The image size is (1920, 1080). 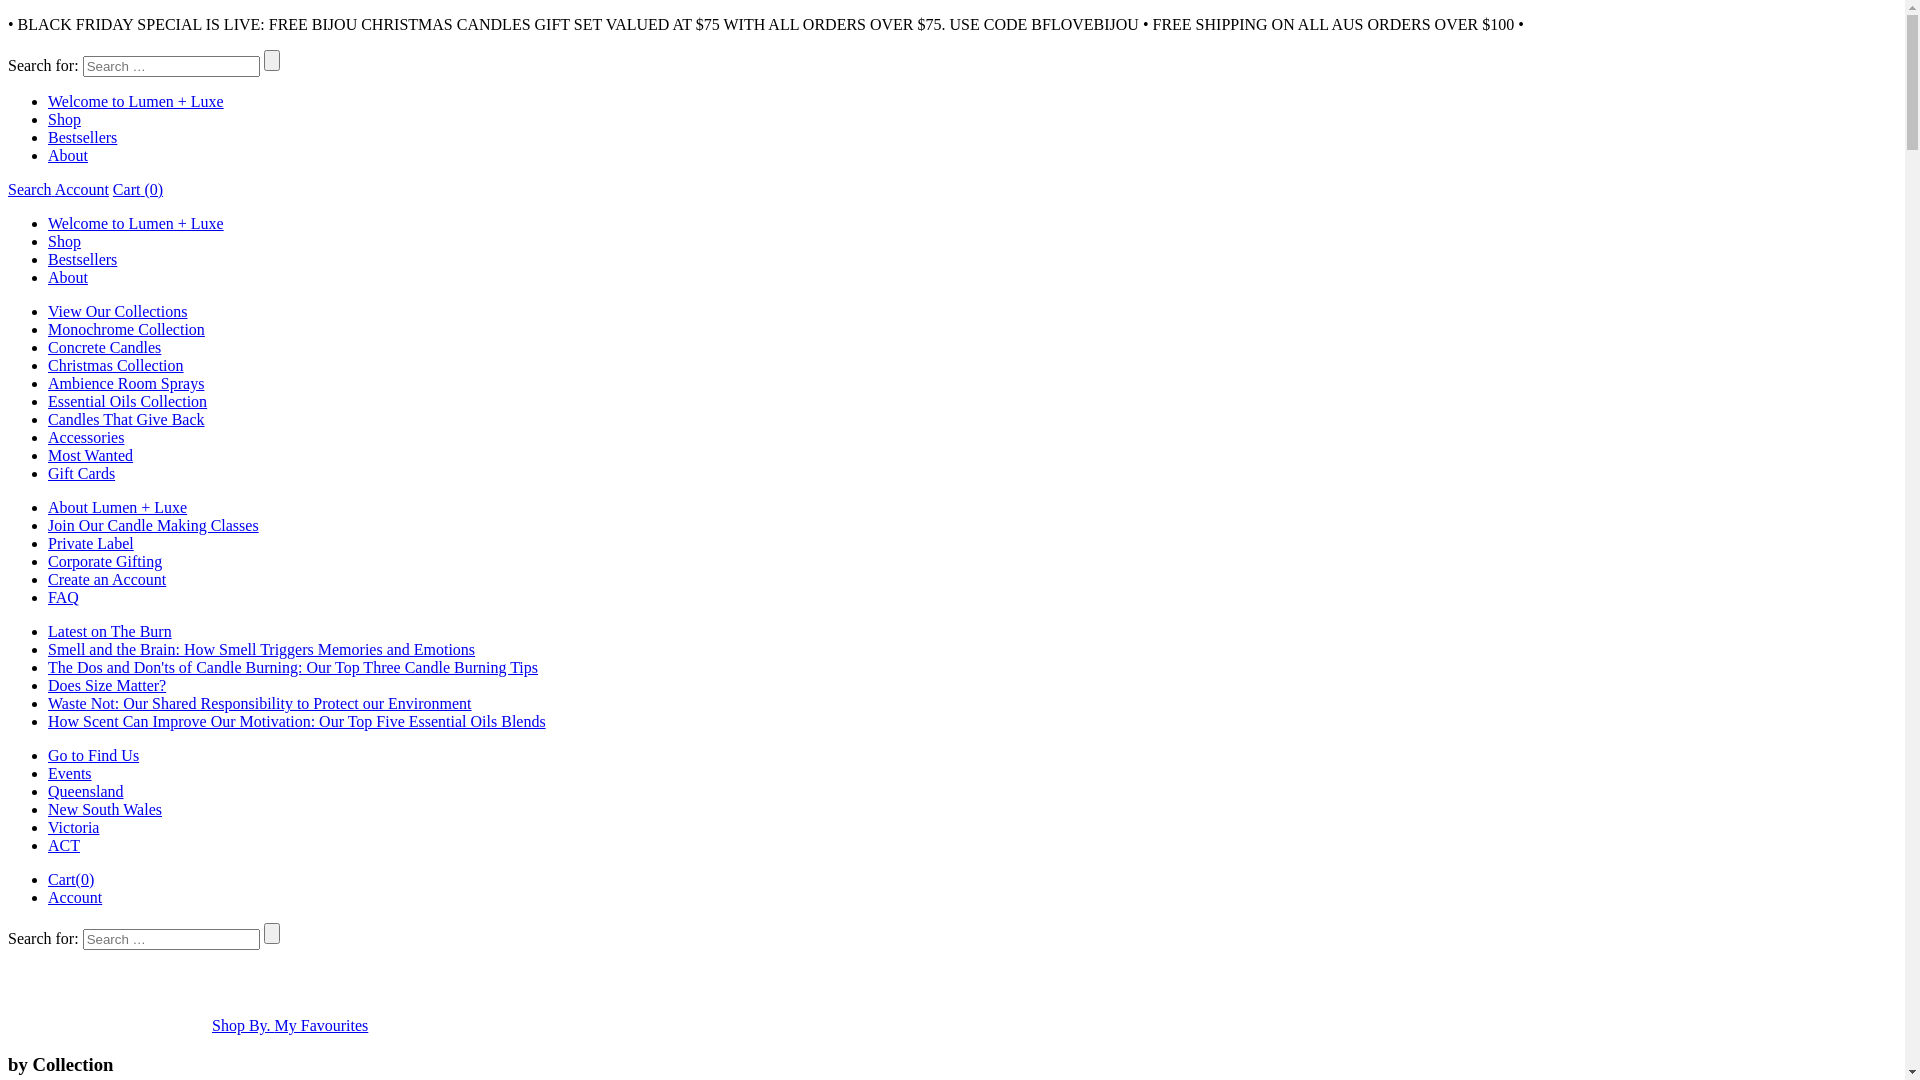 I want to click on 'Accessories', so click(x=85, y=436).